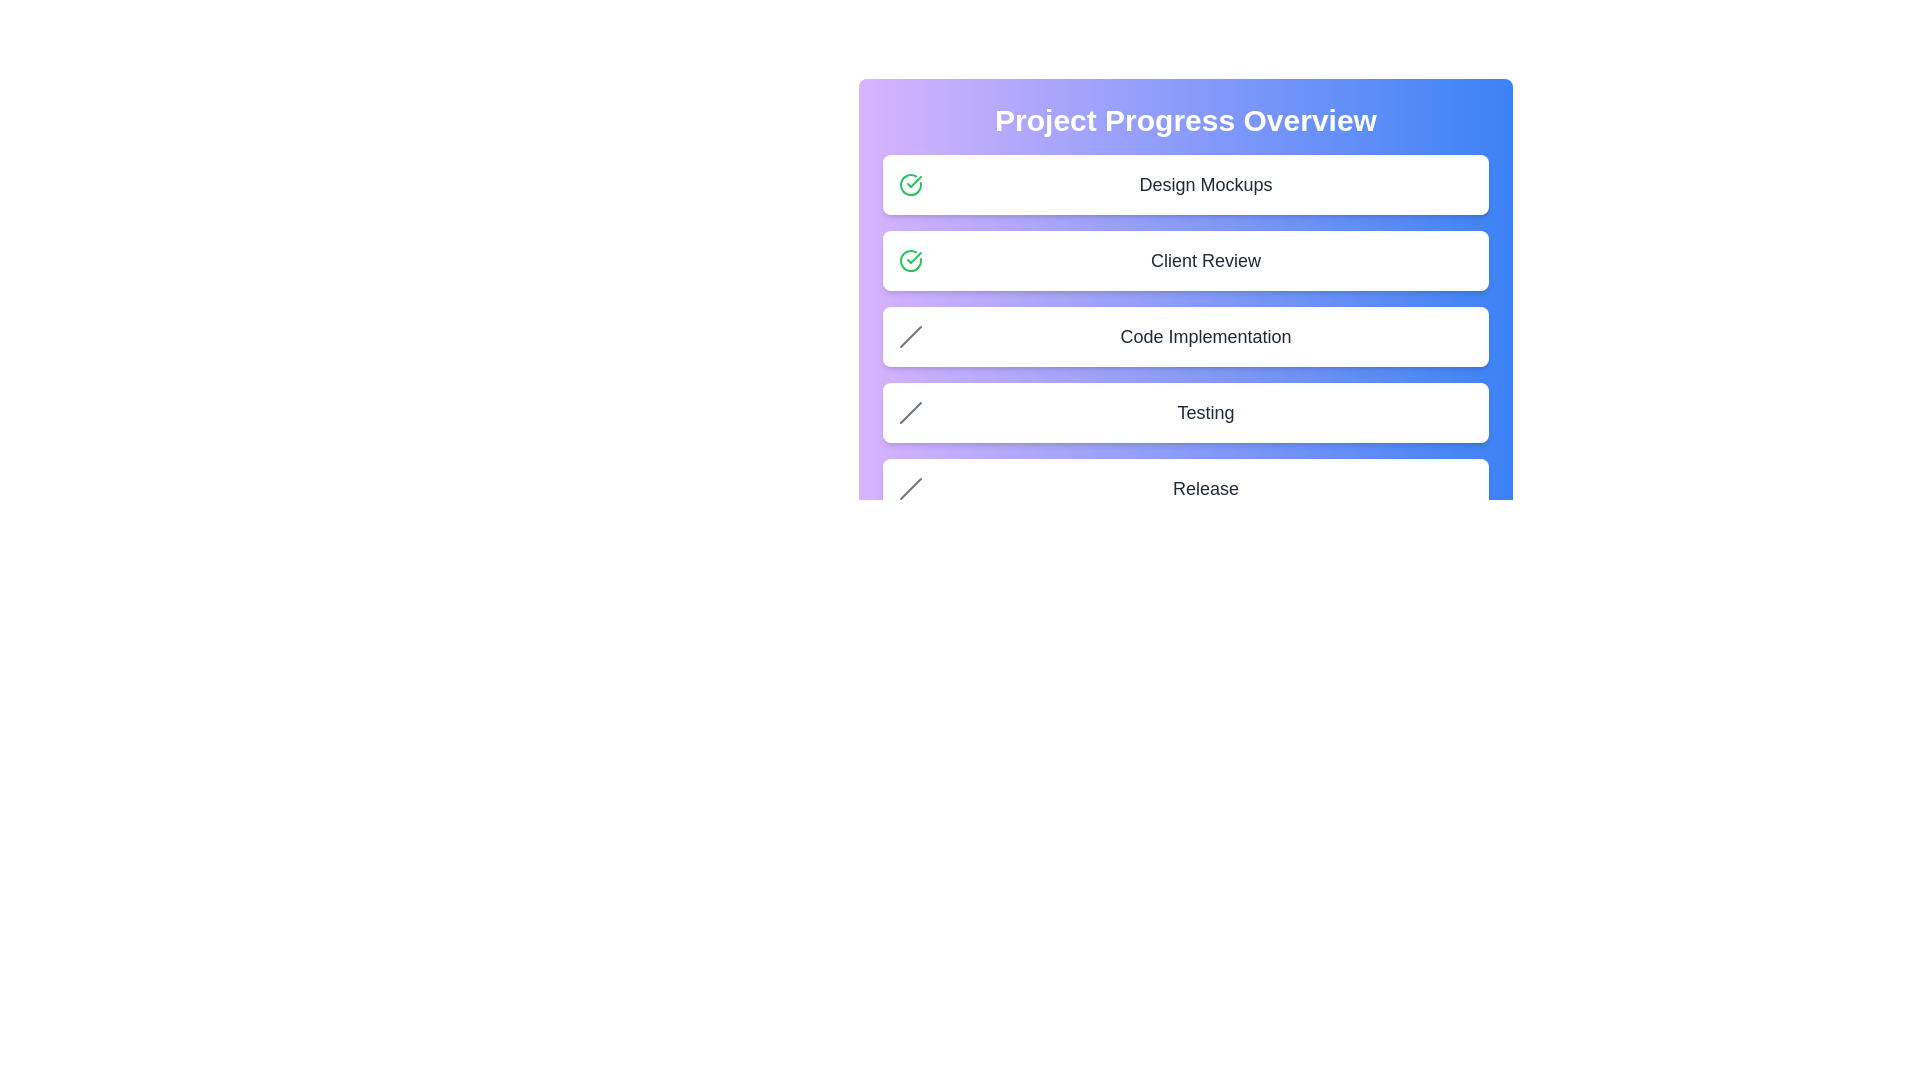 The width and height of the screenshot is (1920, 1080). I want to click on the icon resembling a forward slash located within the line item labeled 'Testing' in the 'Project Progress Overview' panel, so click(910, 411).